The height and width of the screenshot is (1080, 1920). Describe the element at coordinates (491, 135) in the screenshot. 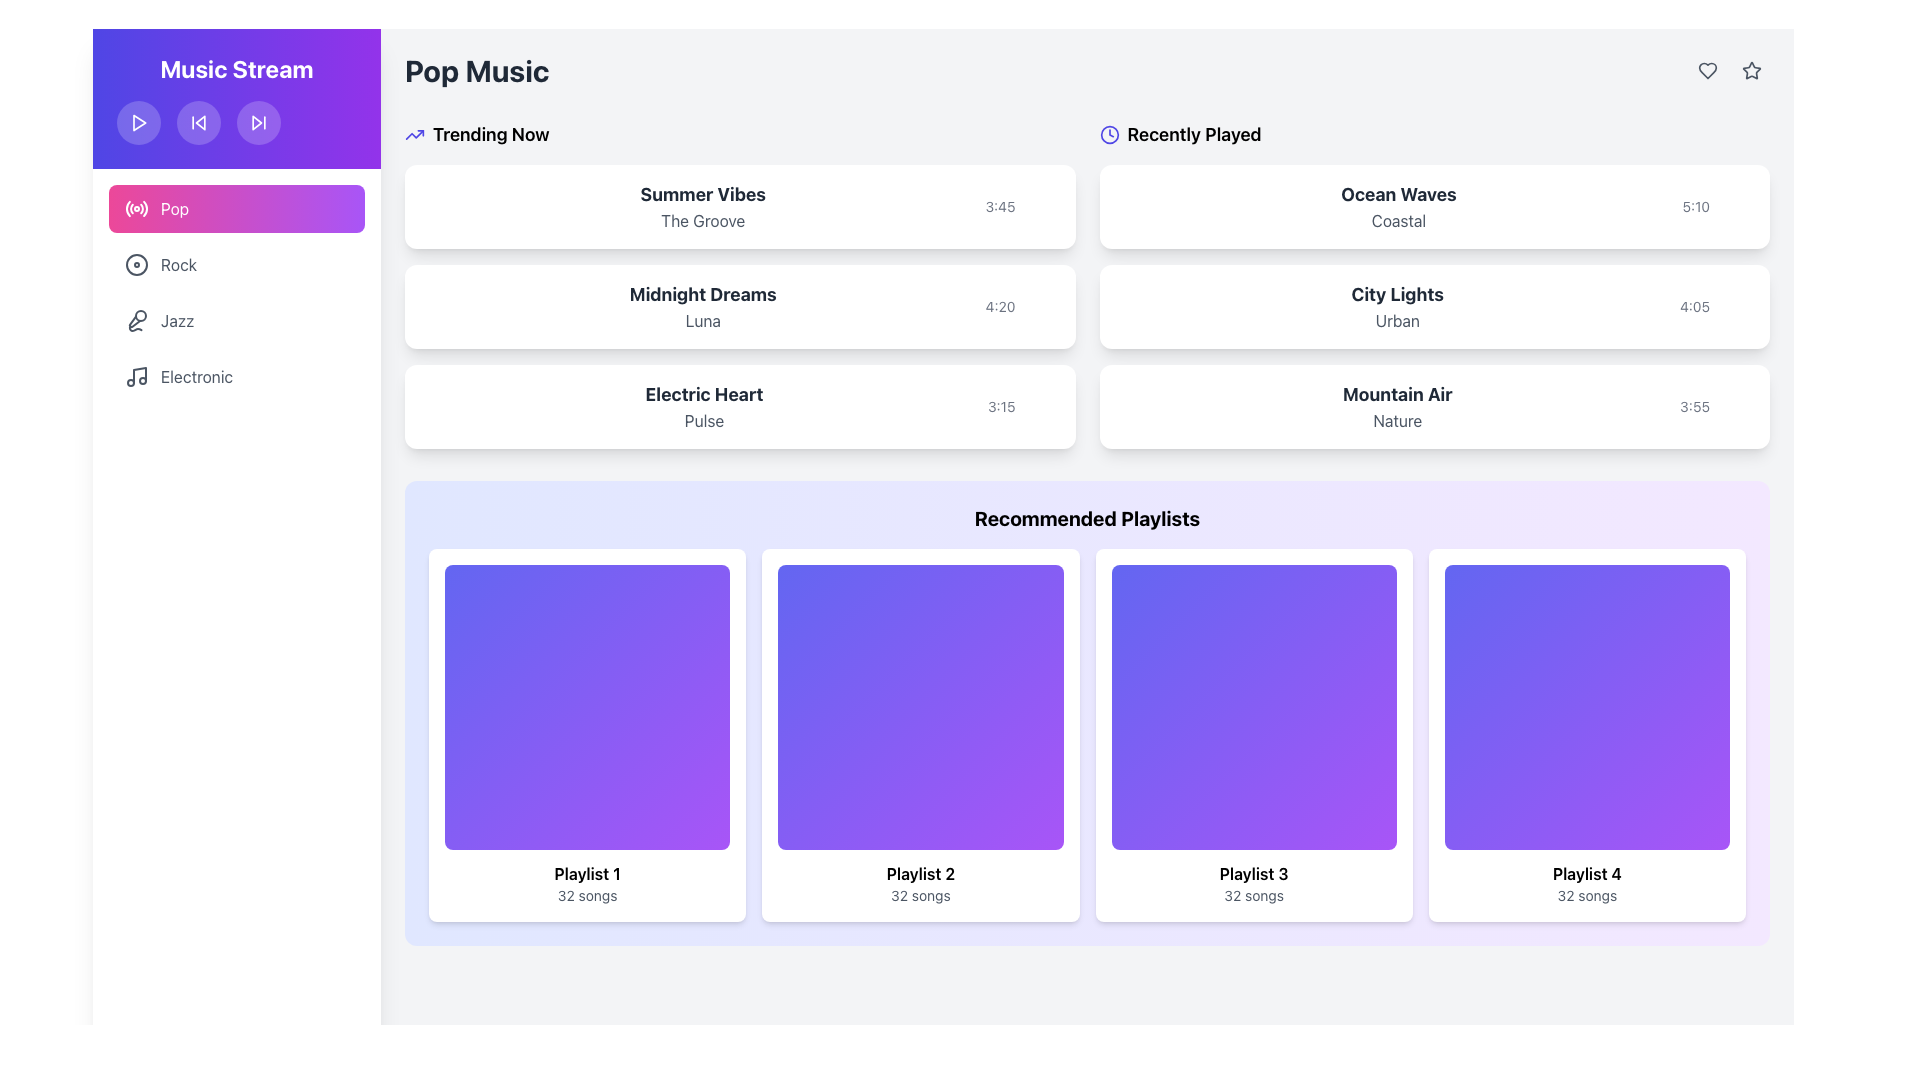

I see `the text label indicating trending music content, located below the main title 'Pop Music' in the top left area of the main content window` at that location.